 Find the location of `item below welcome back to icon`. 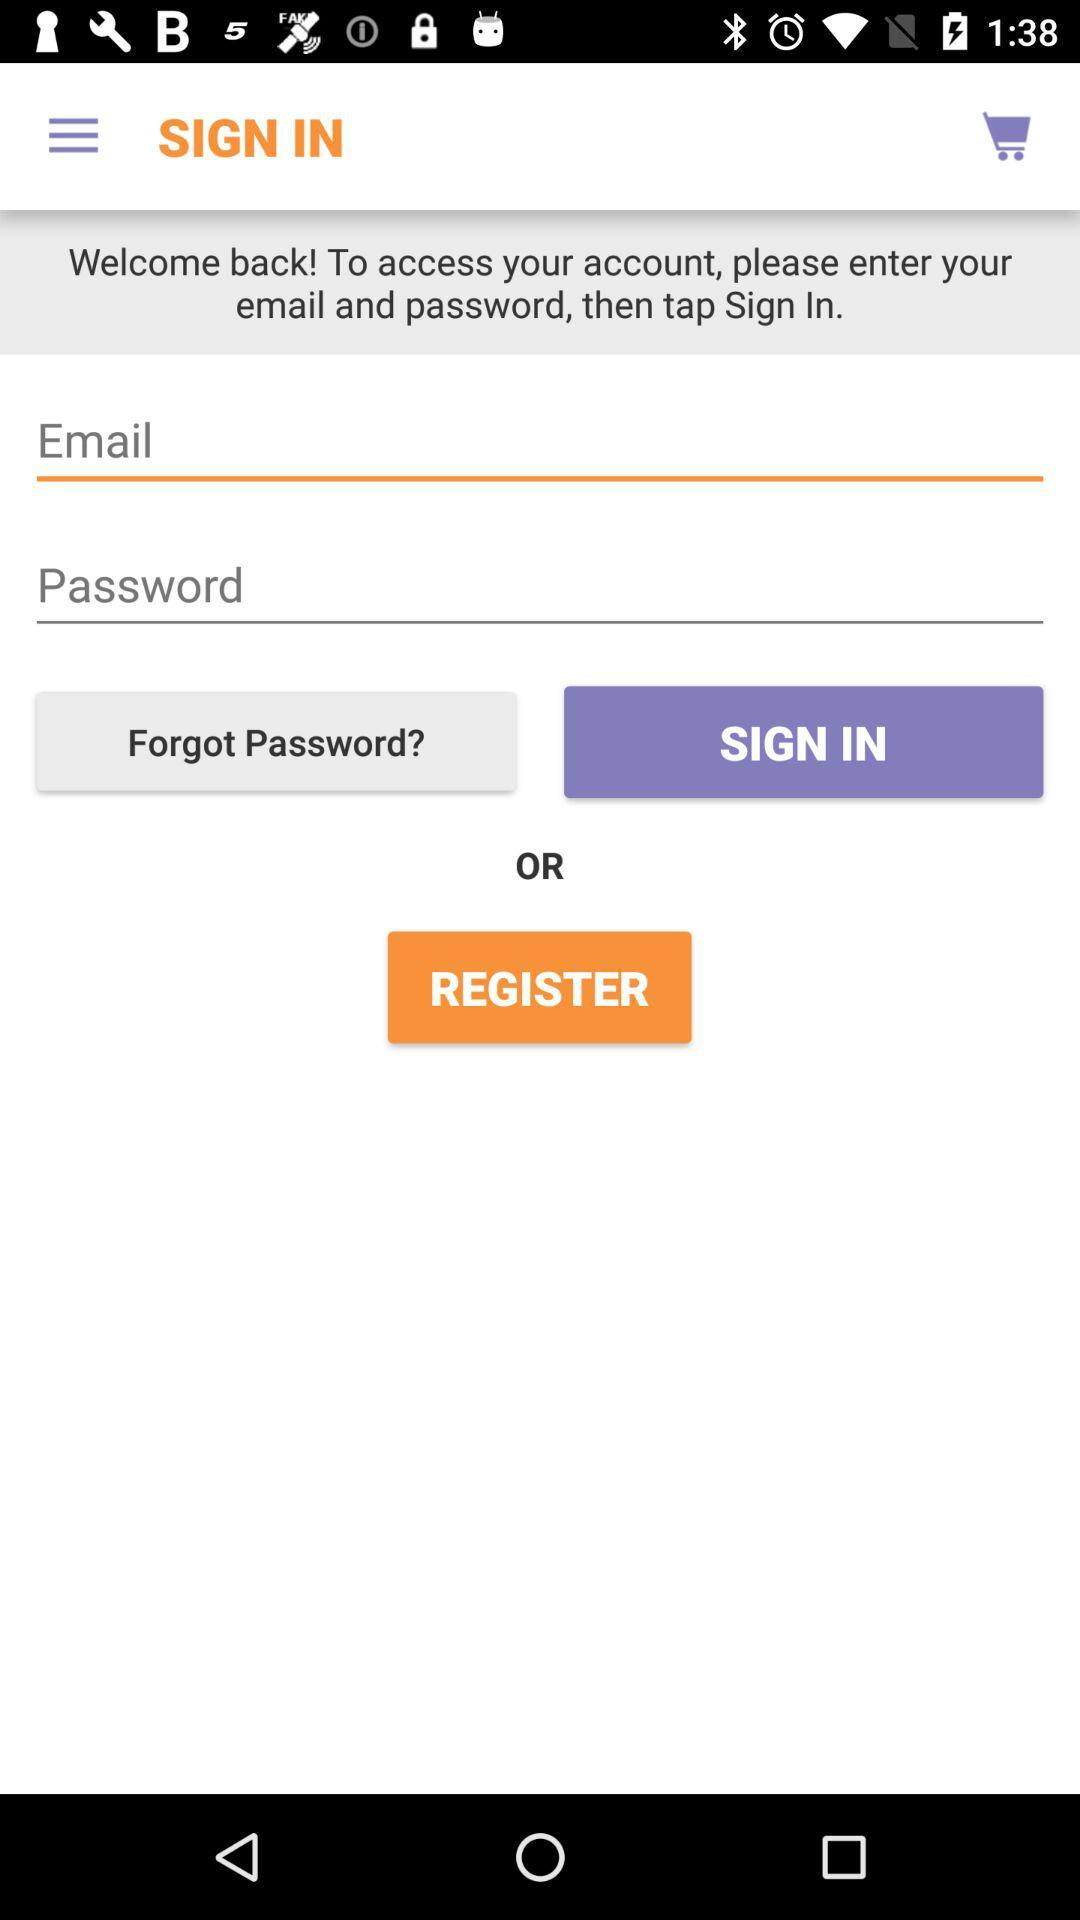

item below welcome back to icon is located at coordinates (540, 439).